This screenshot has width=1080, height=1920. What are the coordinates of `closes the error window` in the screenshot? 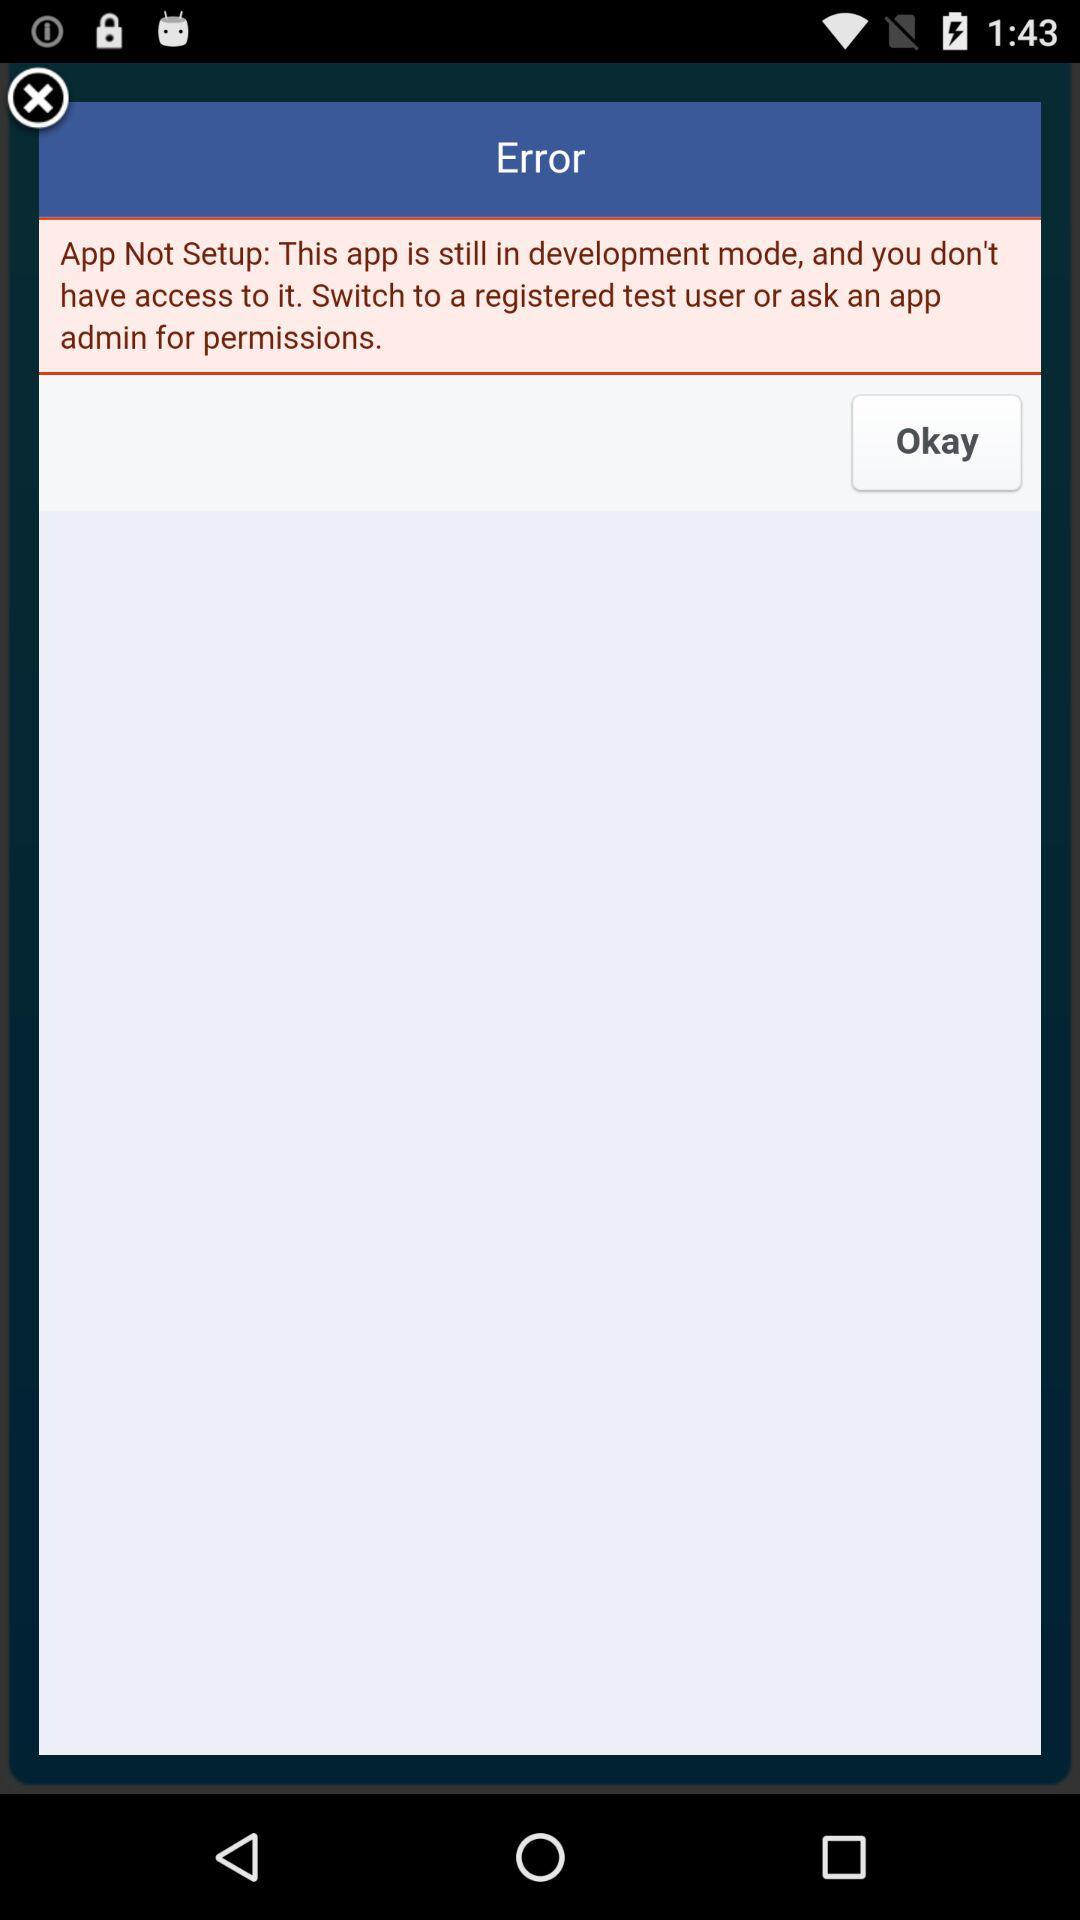 It's located at (38, 100).